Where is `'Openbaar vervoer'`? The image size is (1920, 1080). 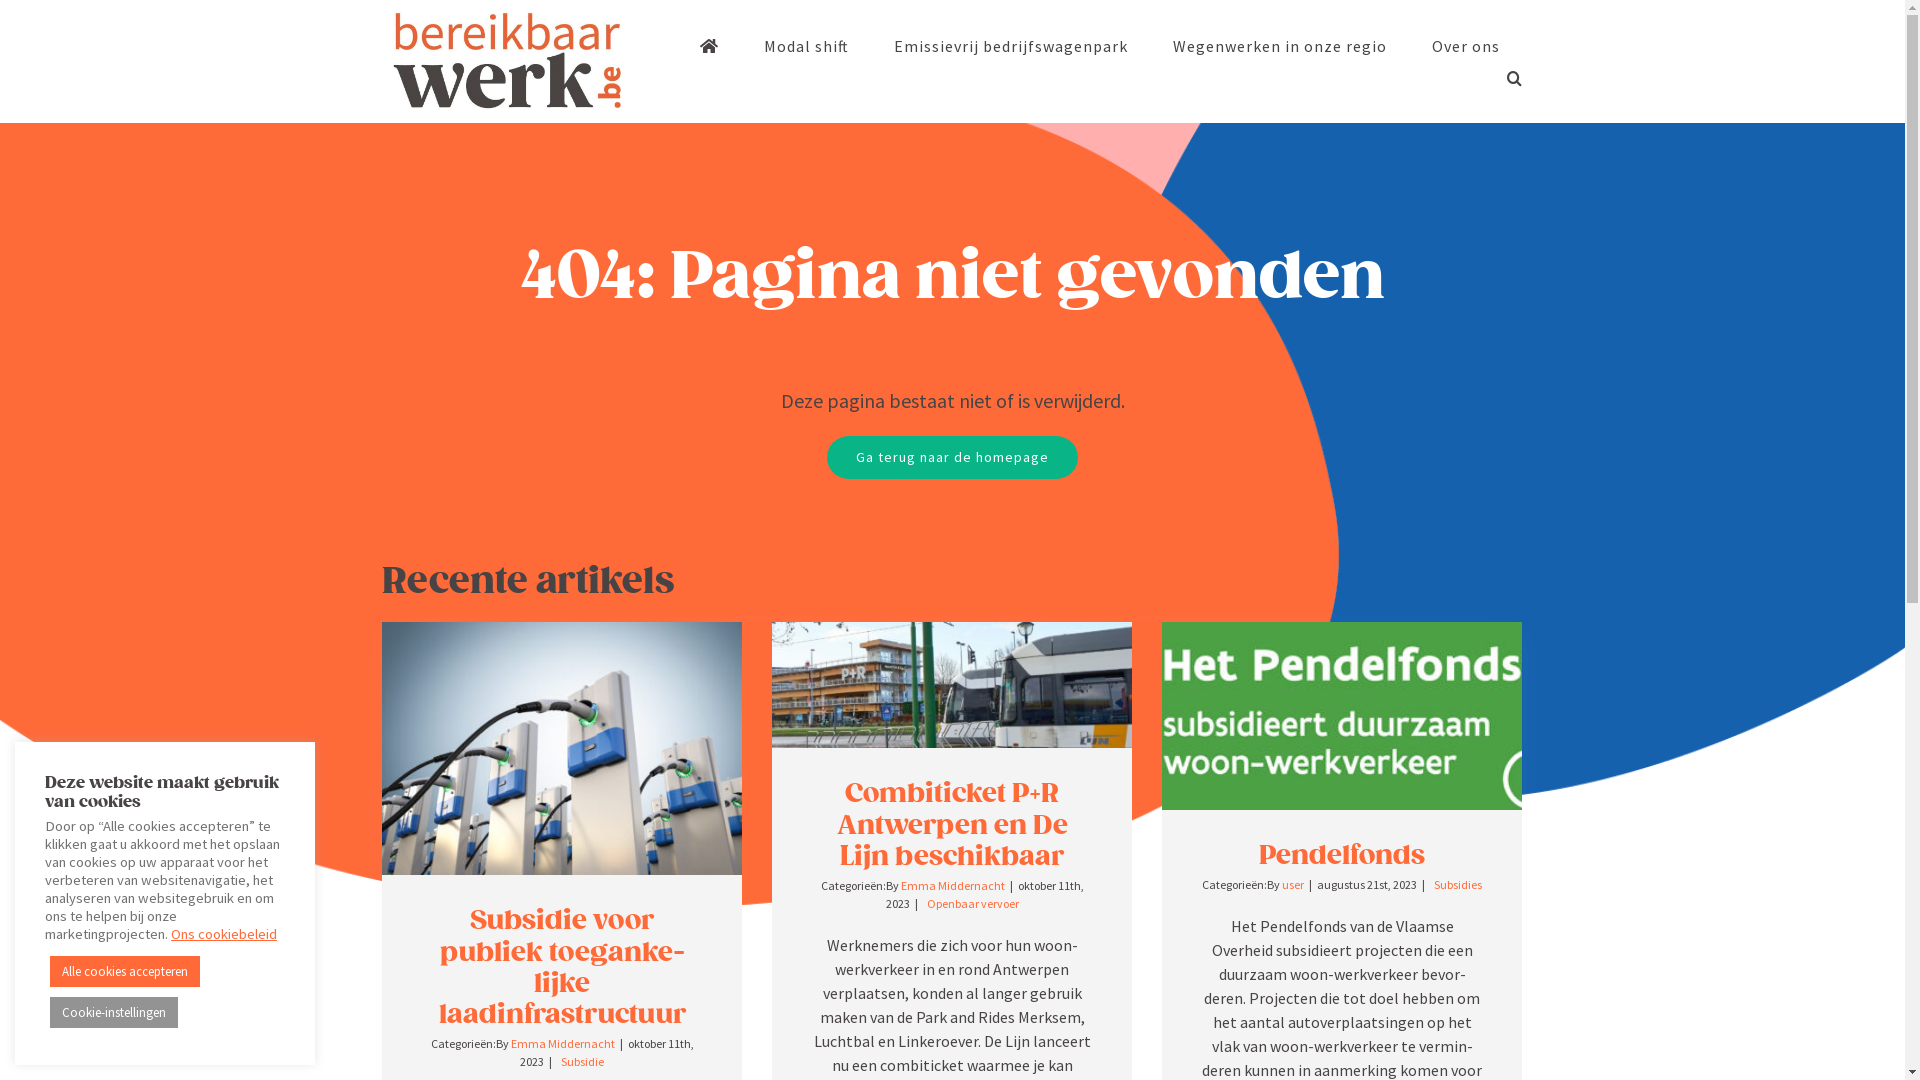 'Openbaar vervoer' is located at coordinates (973, 903).